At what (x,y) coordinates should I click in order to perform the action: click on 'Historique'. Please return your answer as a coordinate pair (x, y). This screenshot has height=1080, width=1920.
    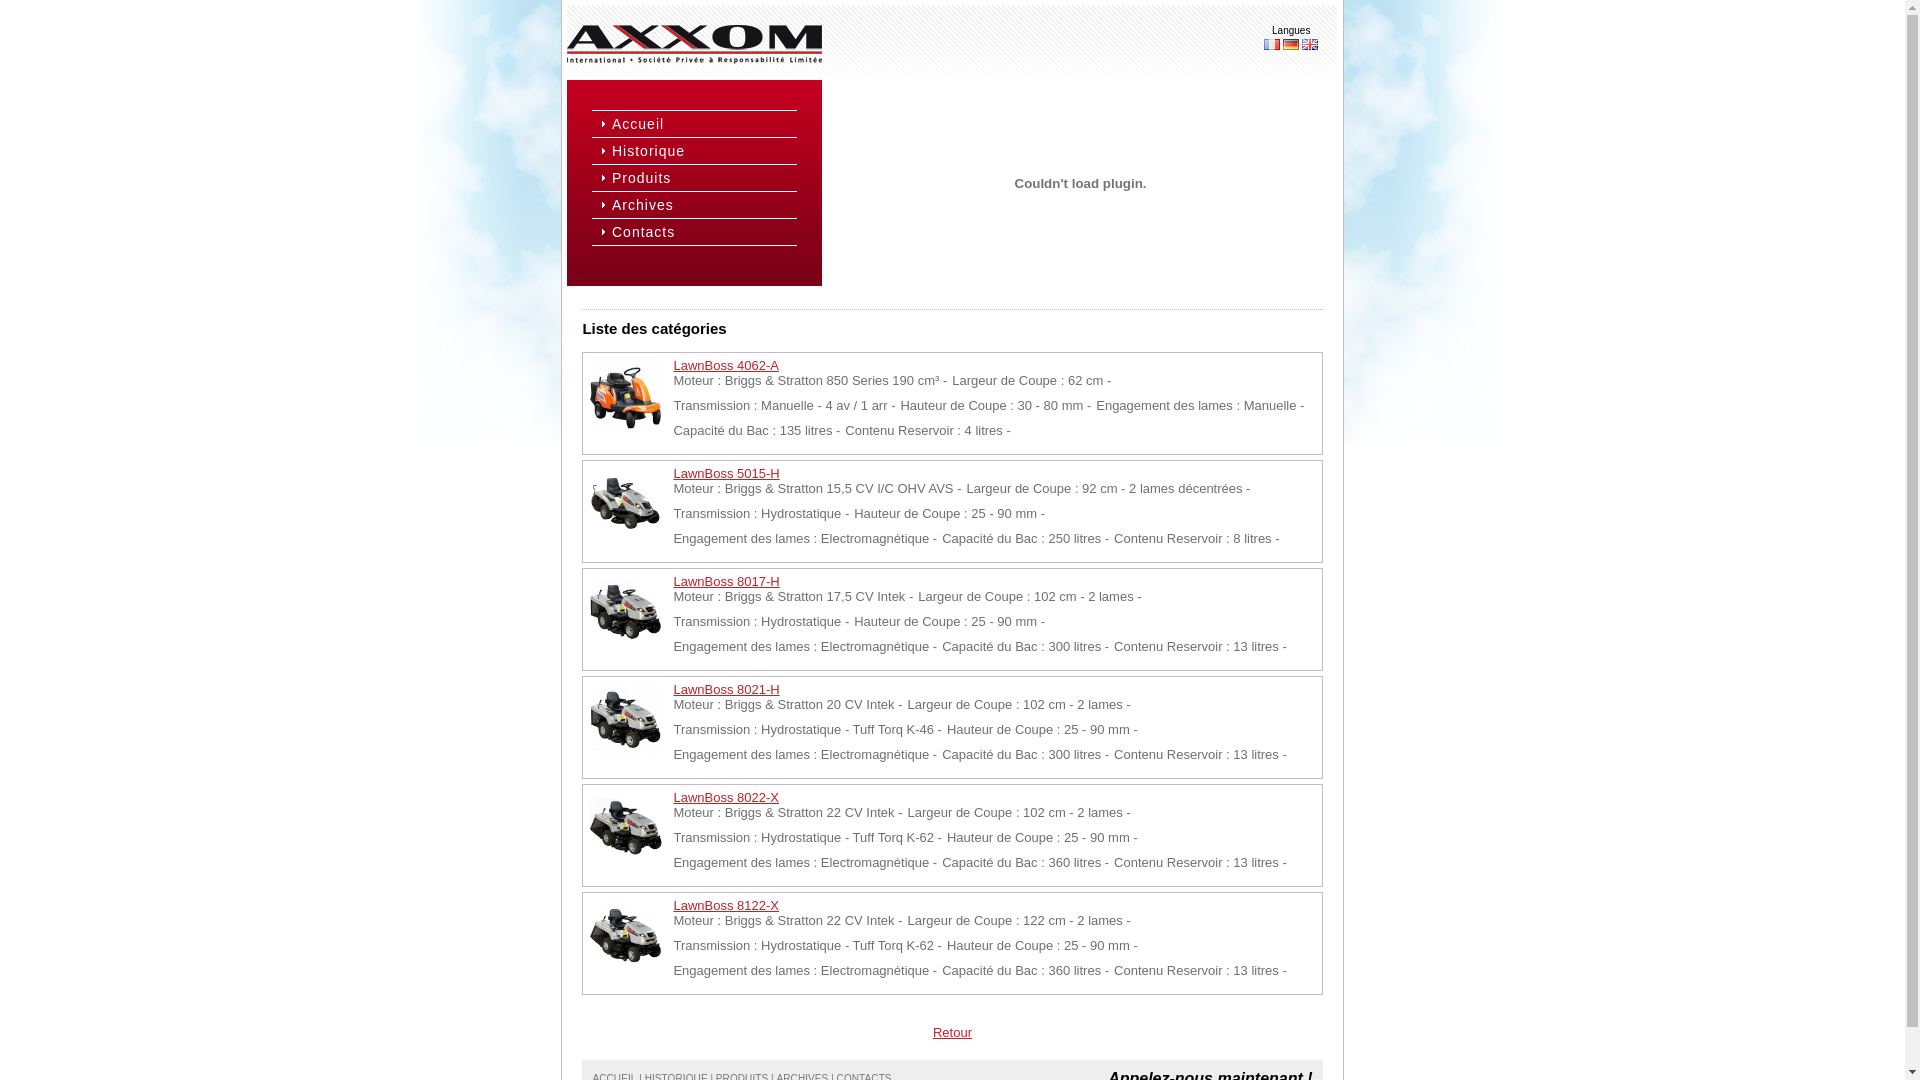
    Looking at the image, I should click on (702, 149).